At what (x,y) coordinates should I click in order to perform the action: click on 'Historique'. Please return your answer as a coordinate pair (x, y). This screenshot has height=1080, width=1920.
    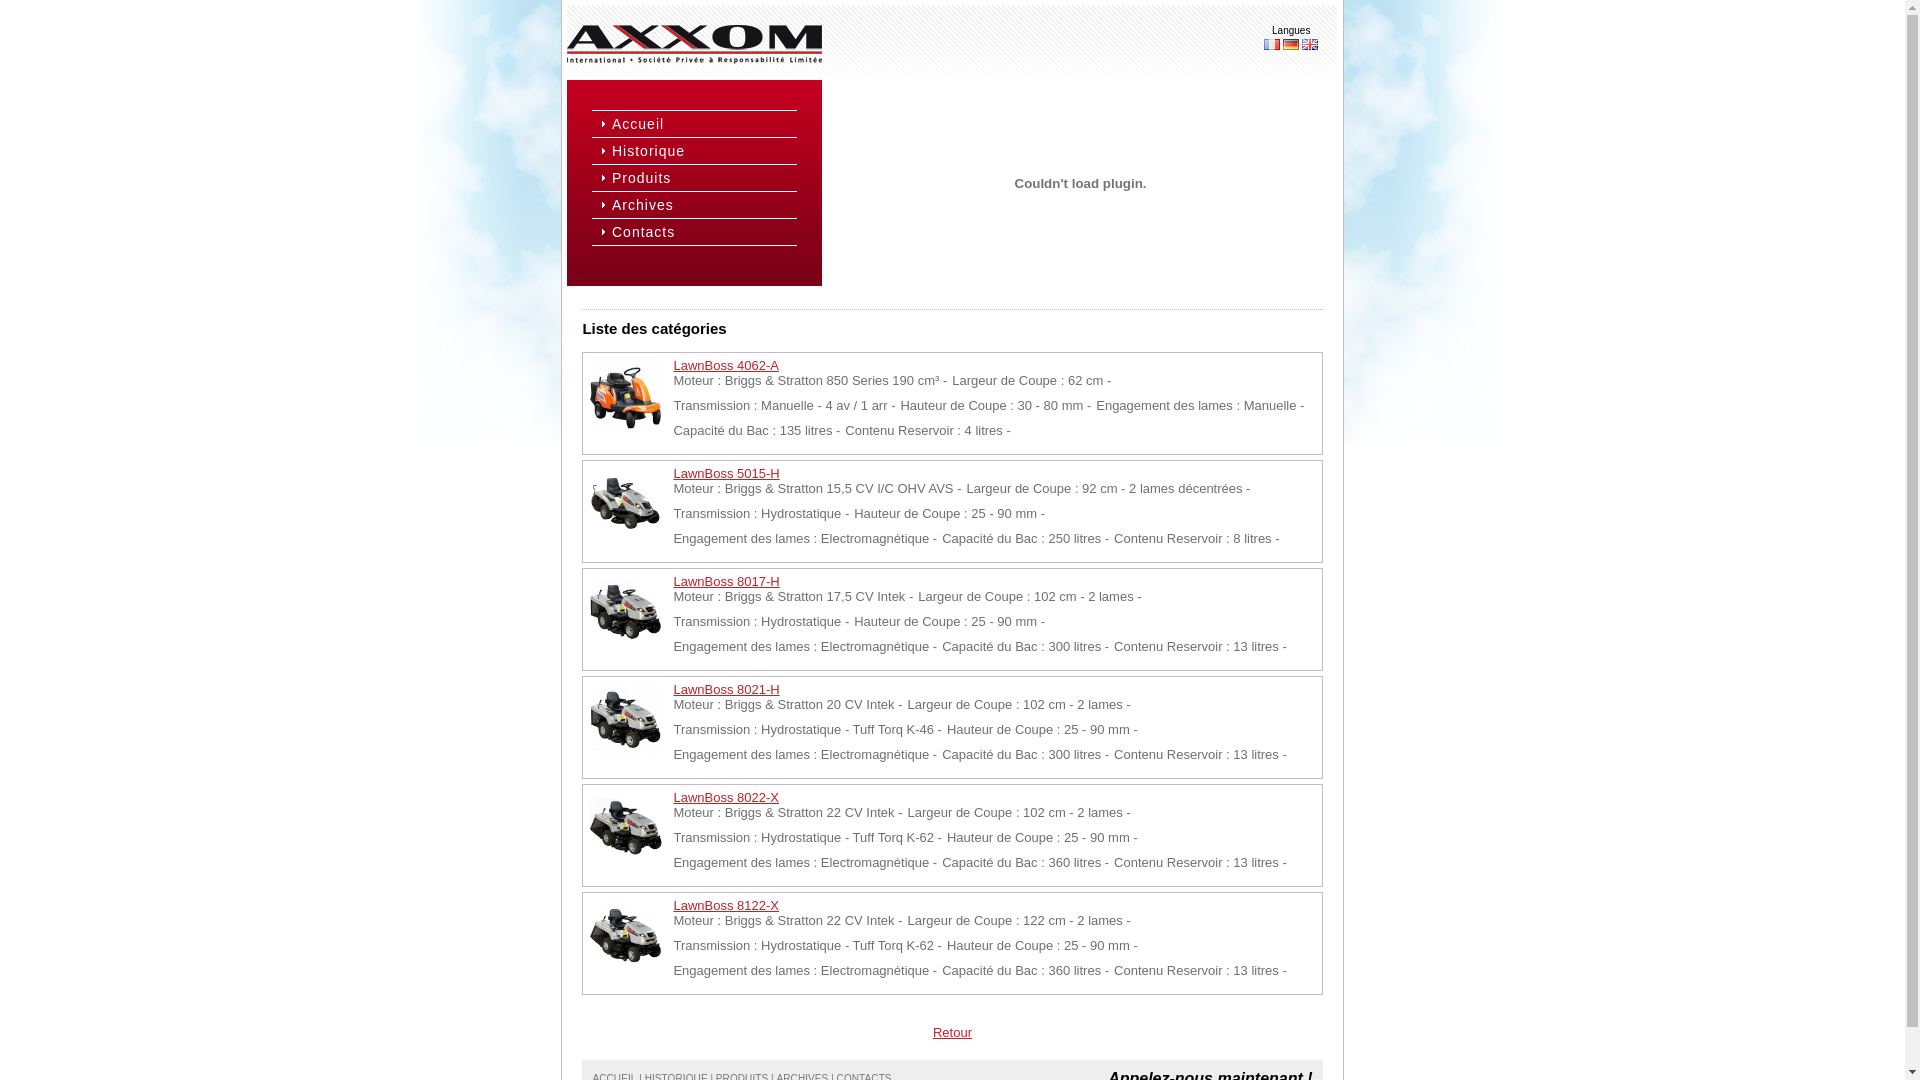
    Looking at the image, I should click on (702, 149).